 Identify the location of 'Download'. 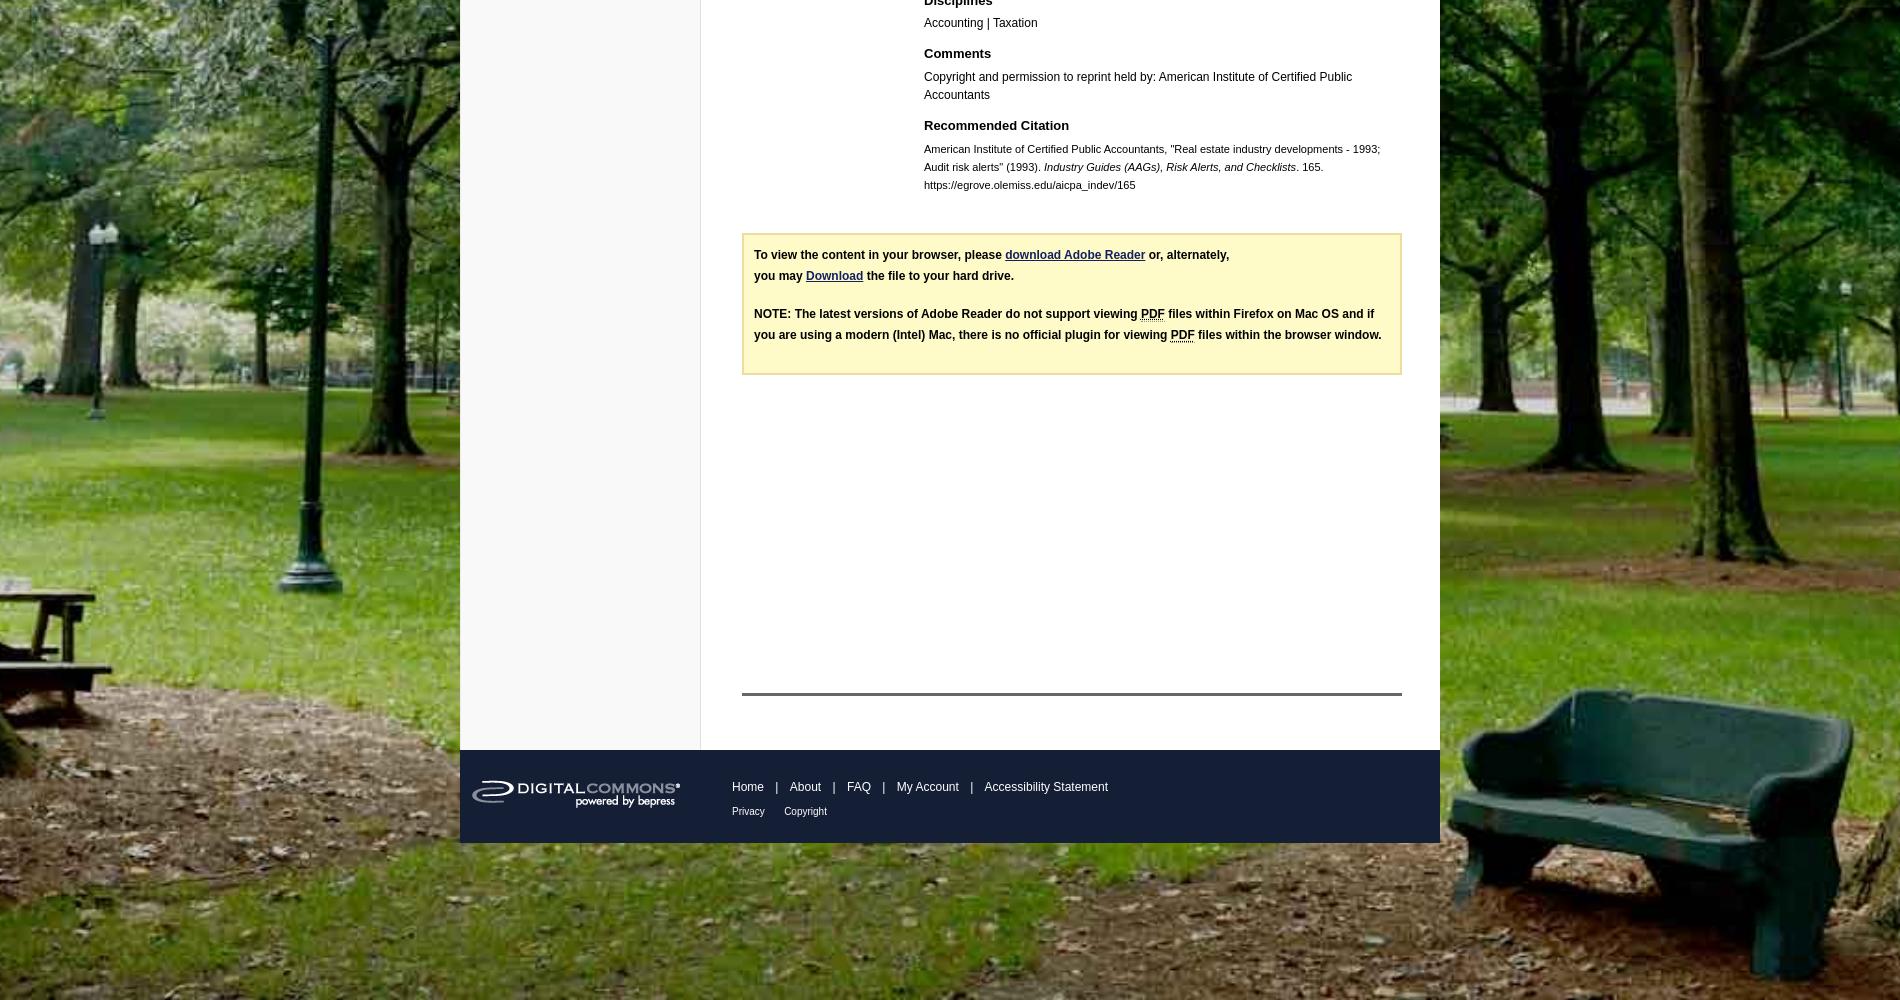
(804, 276).